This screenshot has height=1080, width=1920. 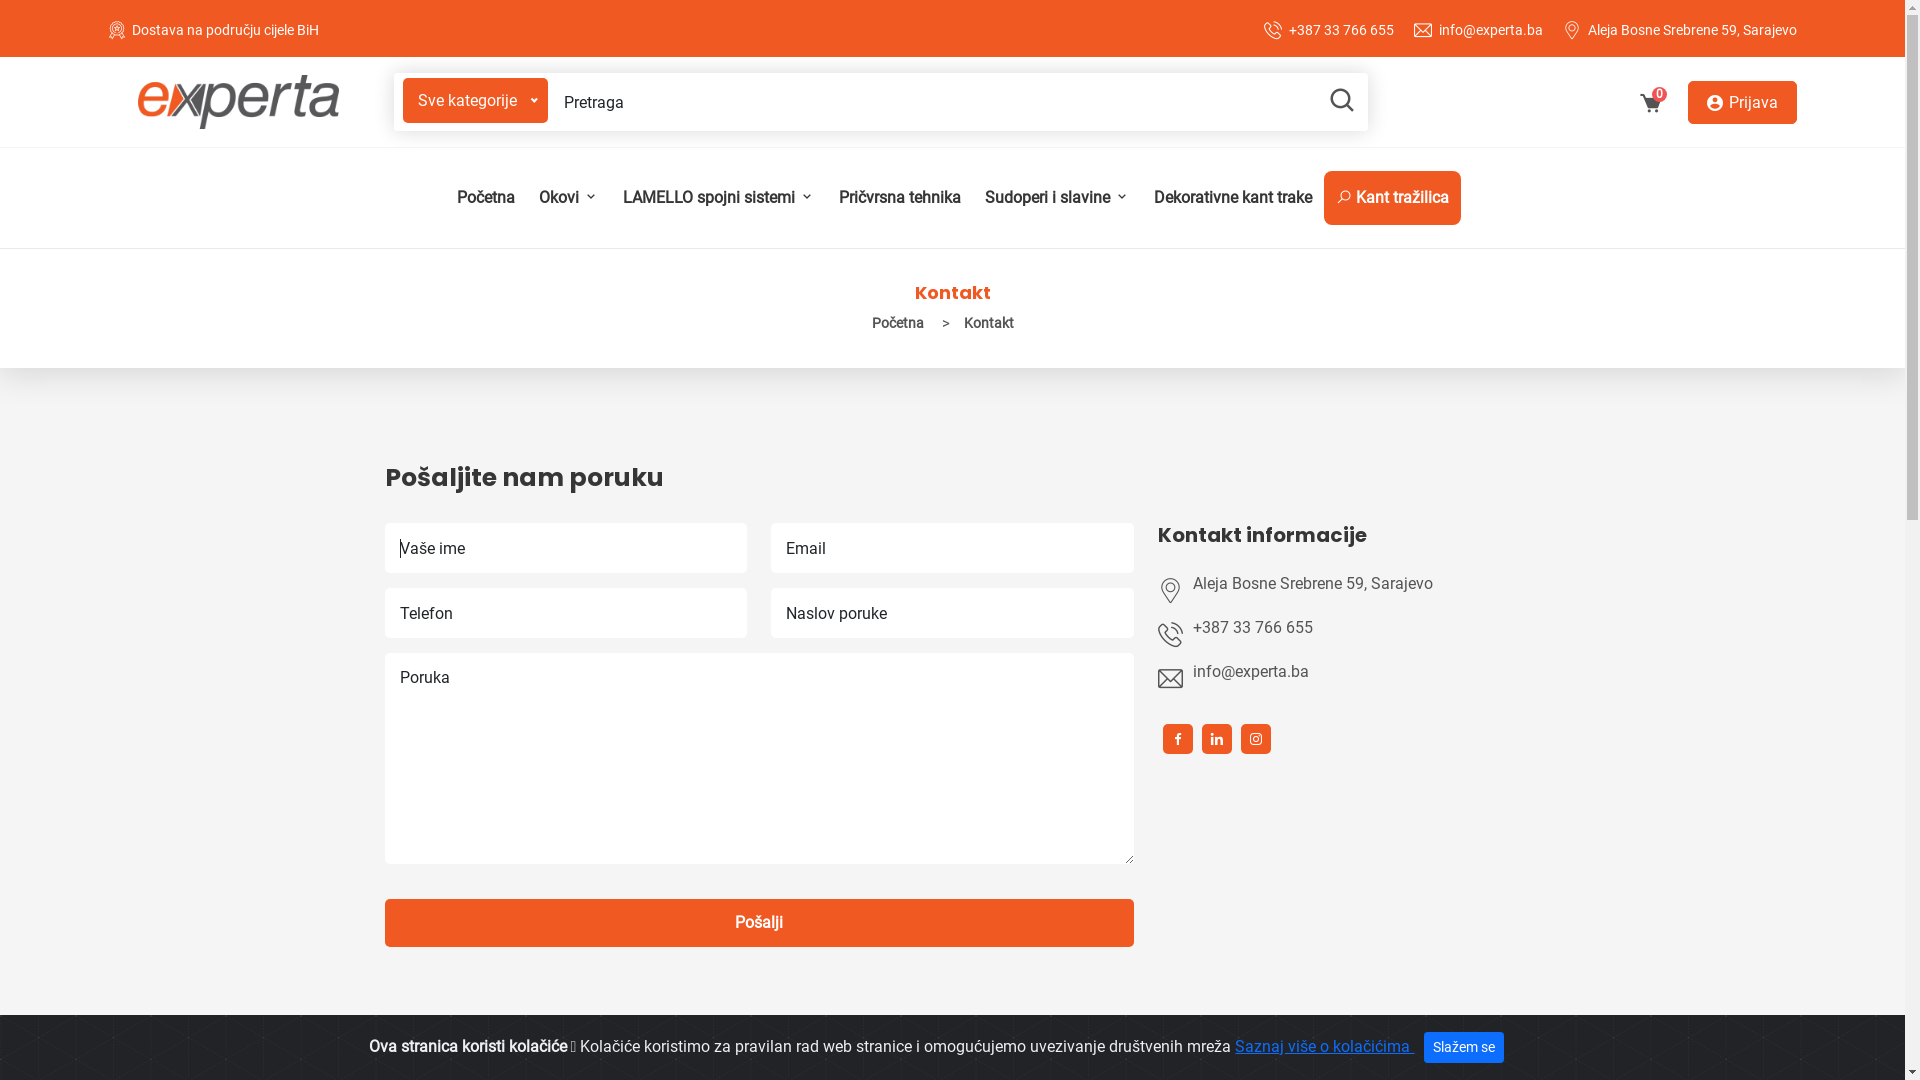 What do you see at coordinates (566, 197) in the screenshot?
I see `'Okovi'` at bounding box center [566, 197].